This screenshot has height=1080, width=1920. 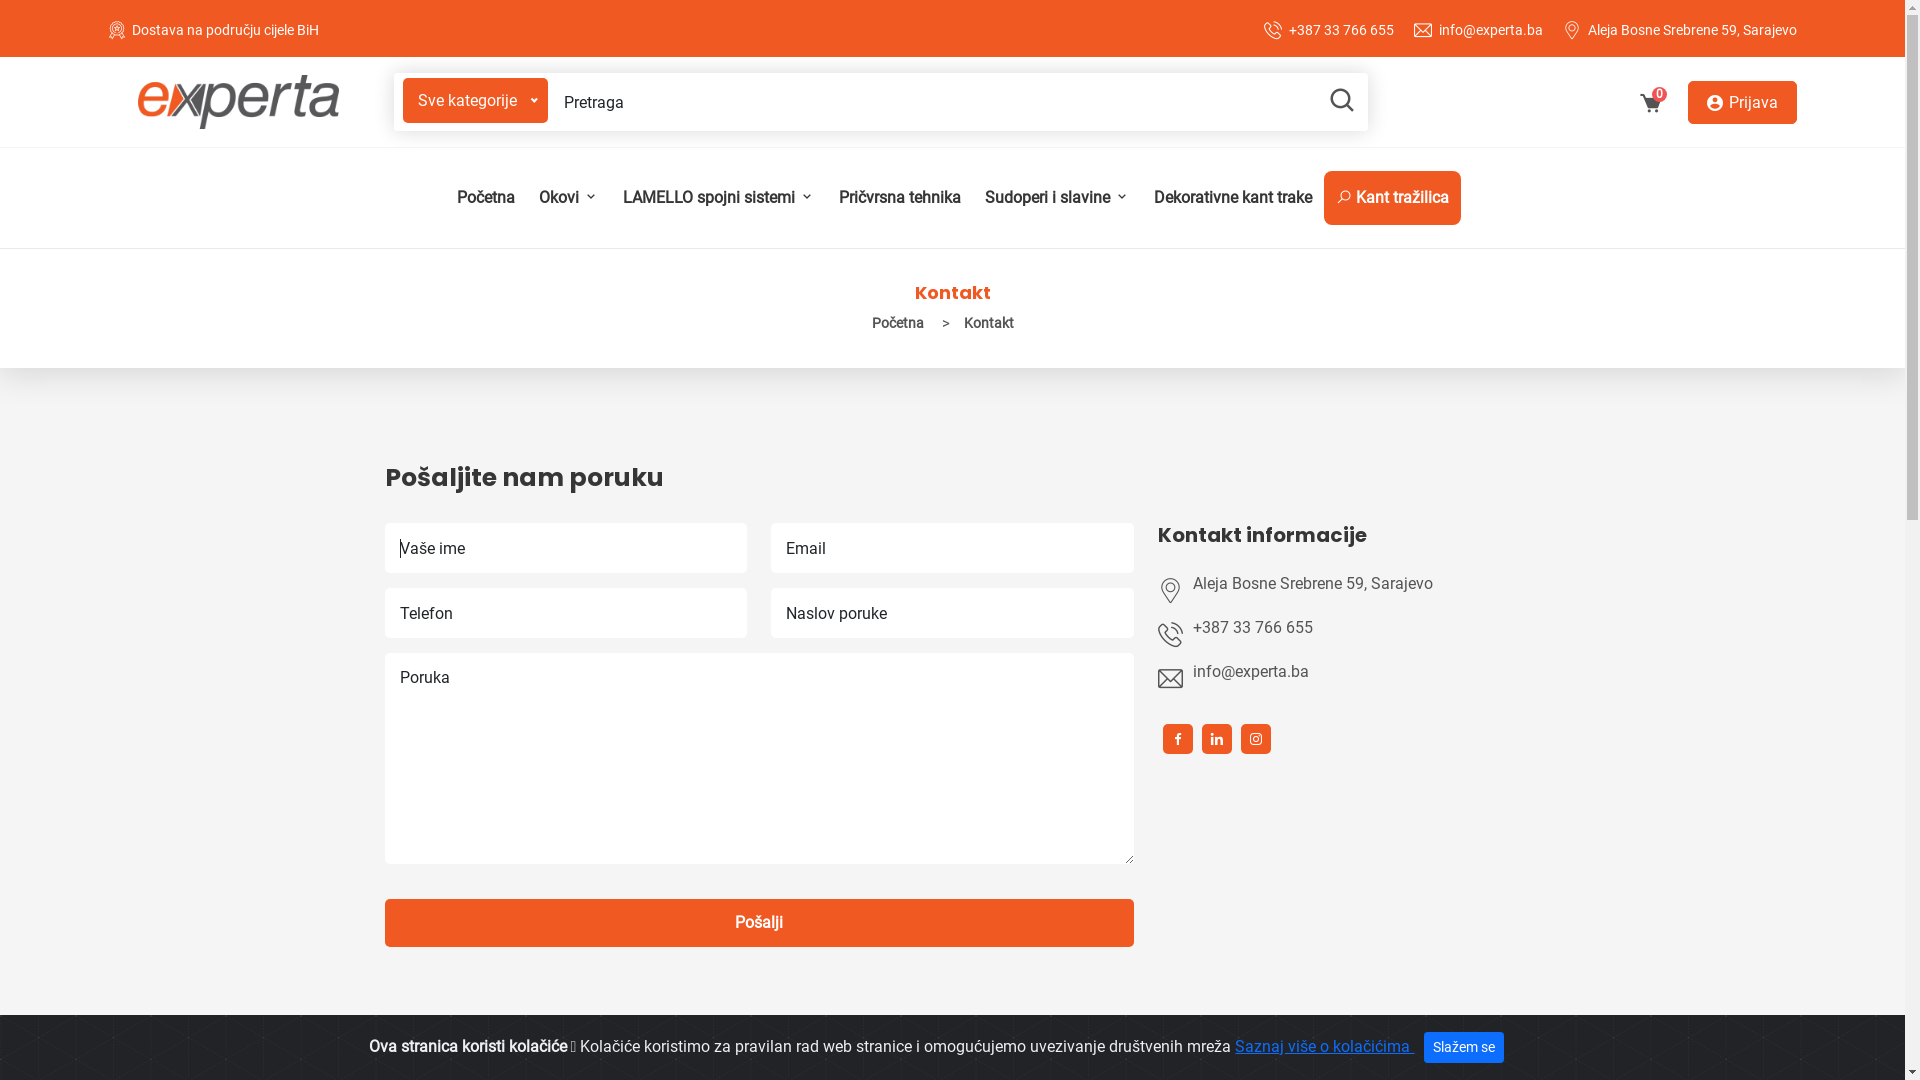 What do you see at coordinates (566, 197) in the screenshot?
I see `'Okovi'` at bounding box center [566, 197].